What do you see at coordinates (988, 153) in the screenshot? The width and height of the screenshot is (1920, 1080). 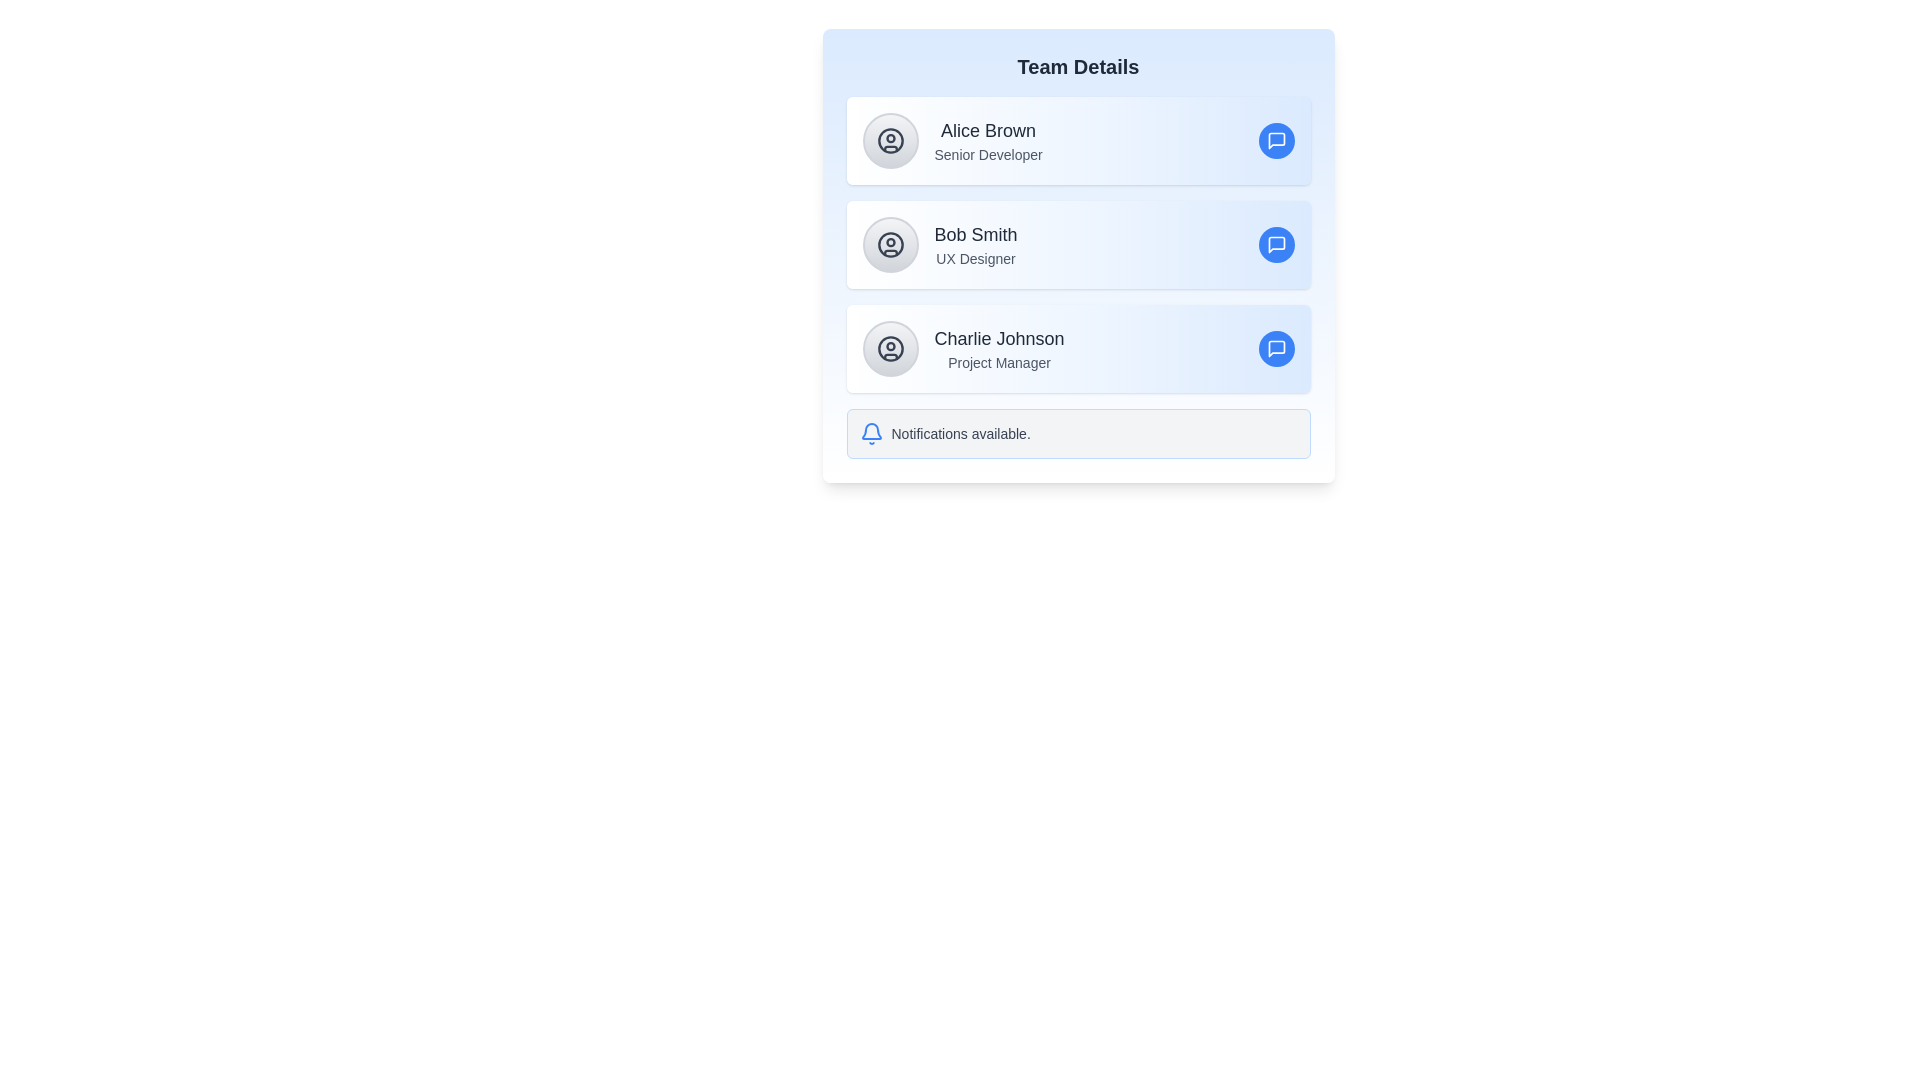 I see `text content of the label displaying the job title of 'Alice Brown', located under the 'Team Details' section and aligned to the right of her profile icon` at bounding box center [988, 153].